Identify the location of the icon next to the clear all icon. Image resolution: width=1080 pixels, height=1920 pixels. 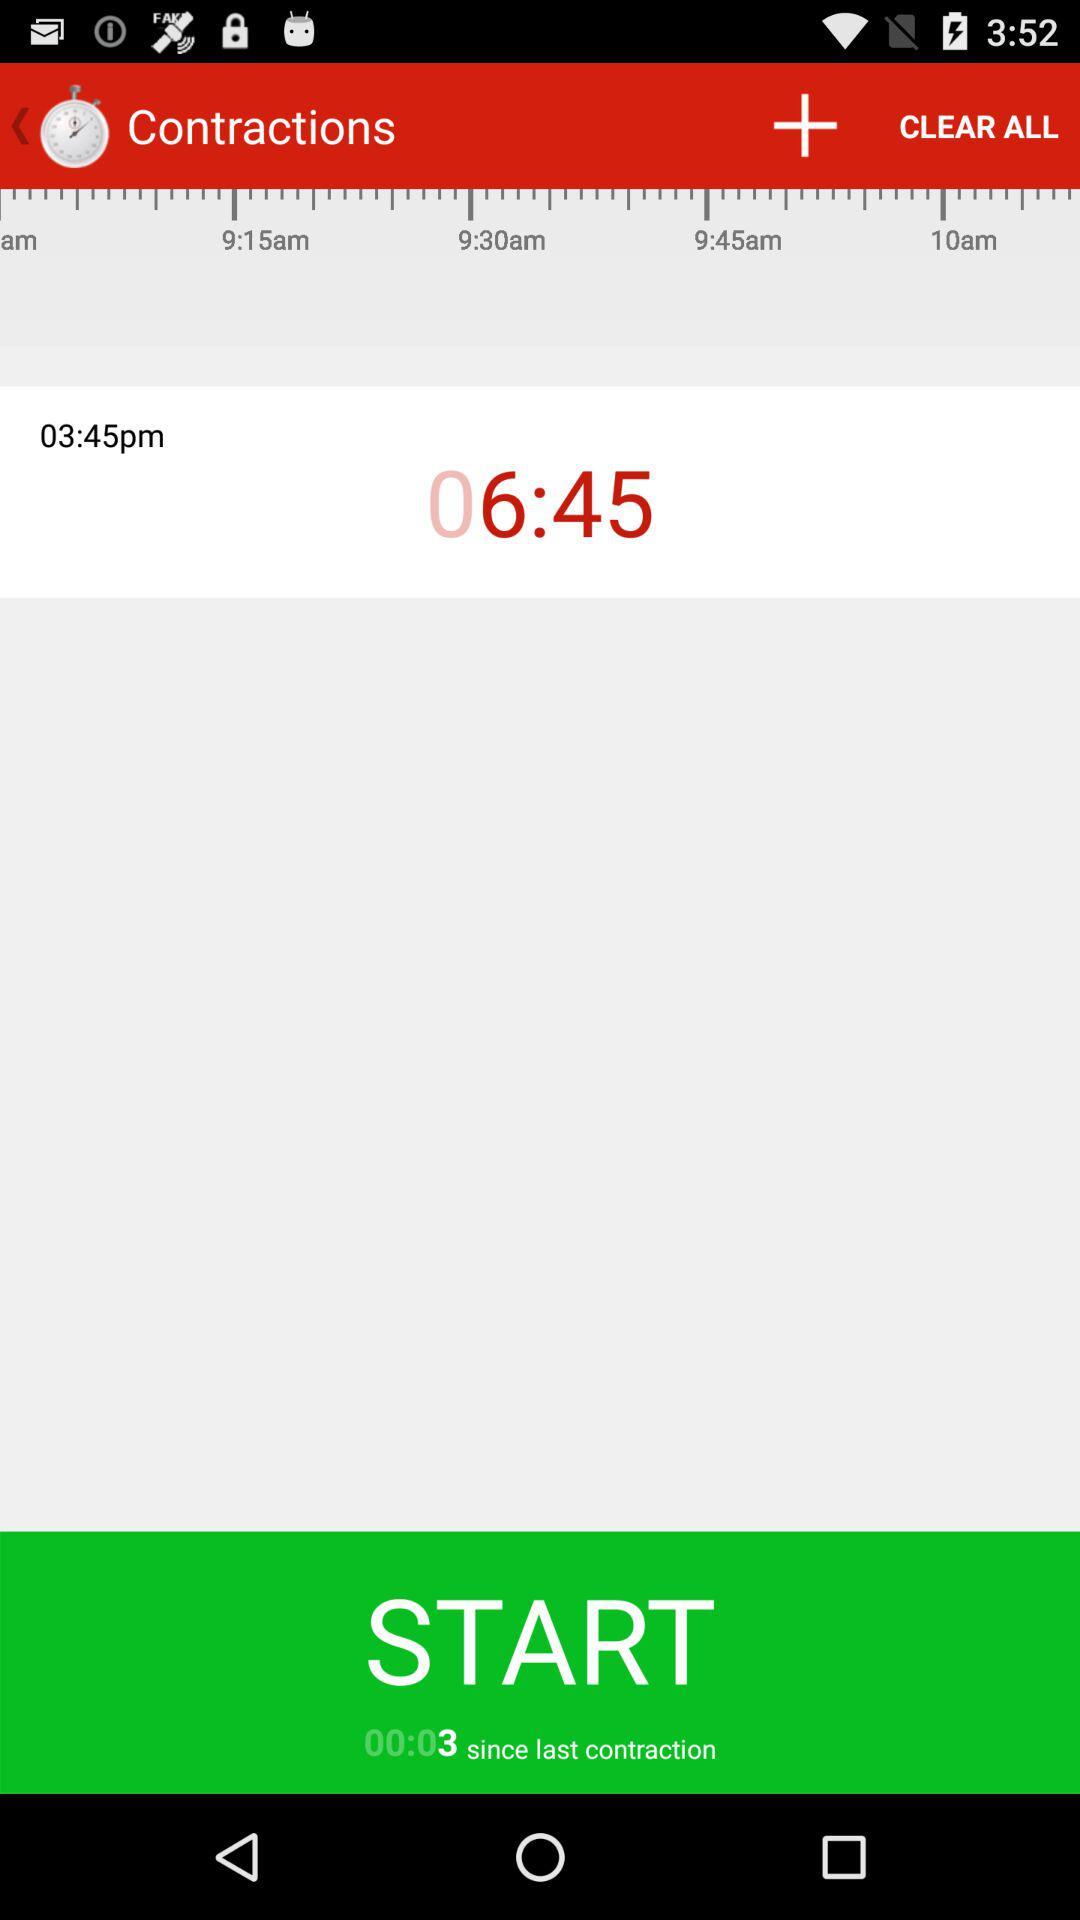
(803, 124).